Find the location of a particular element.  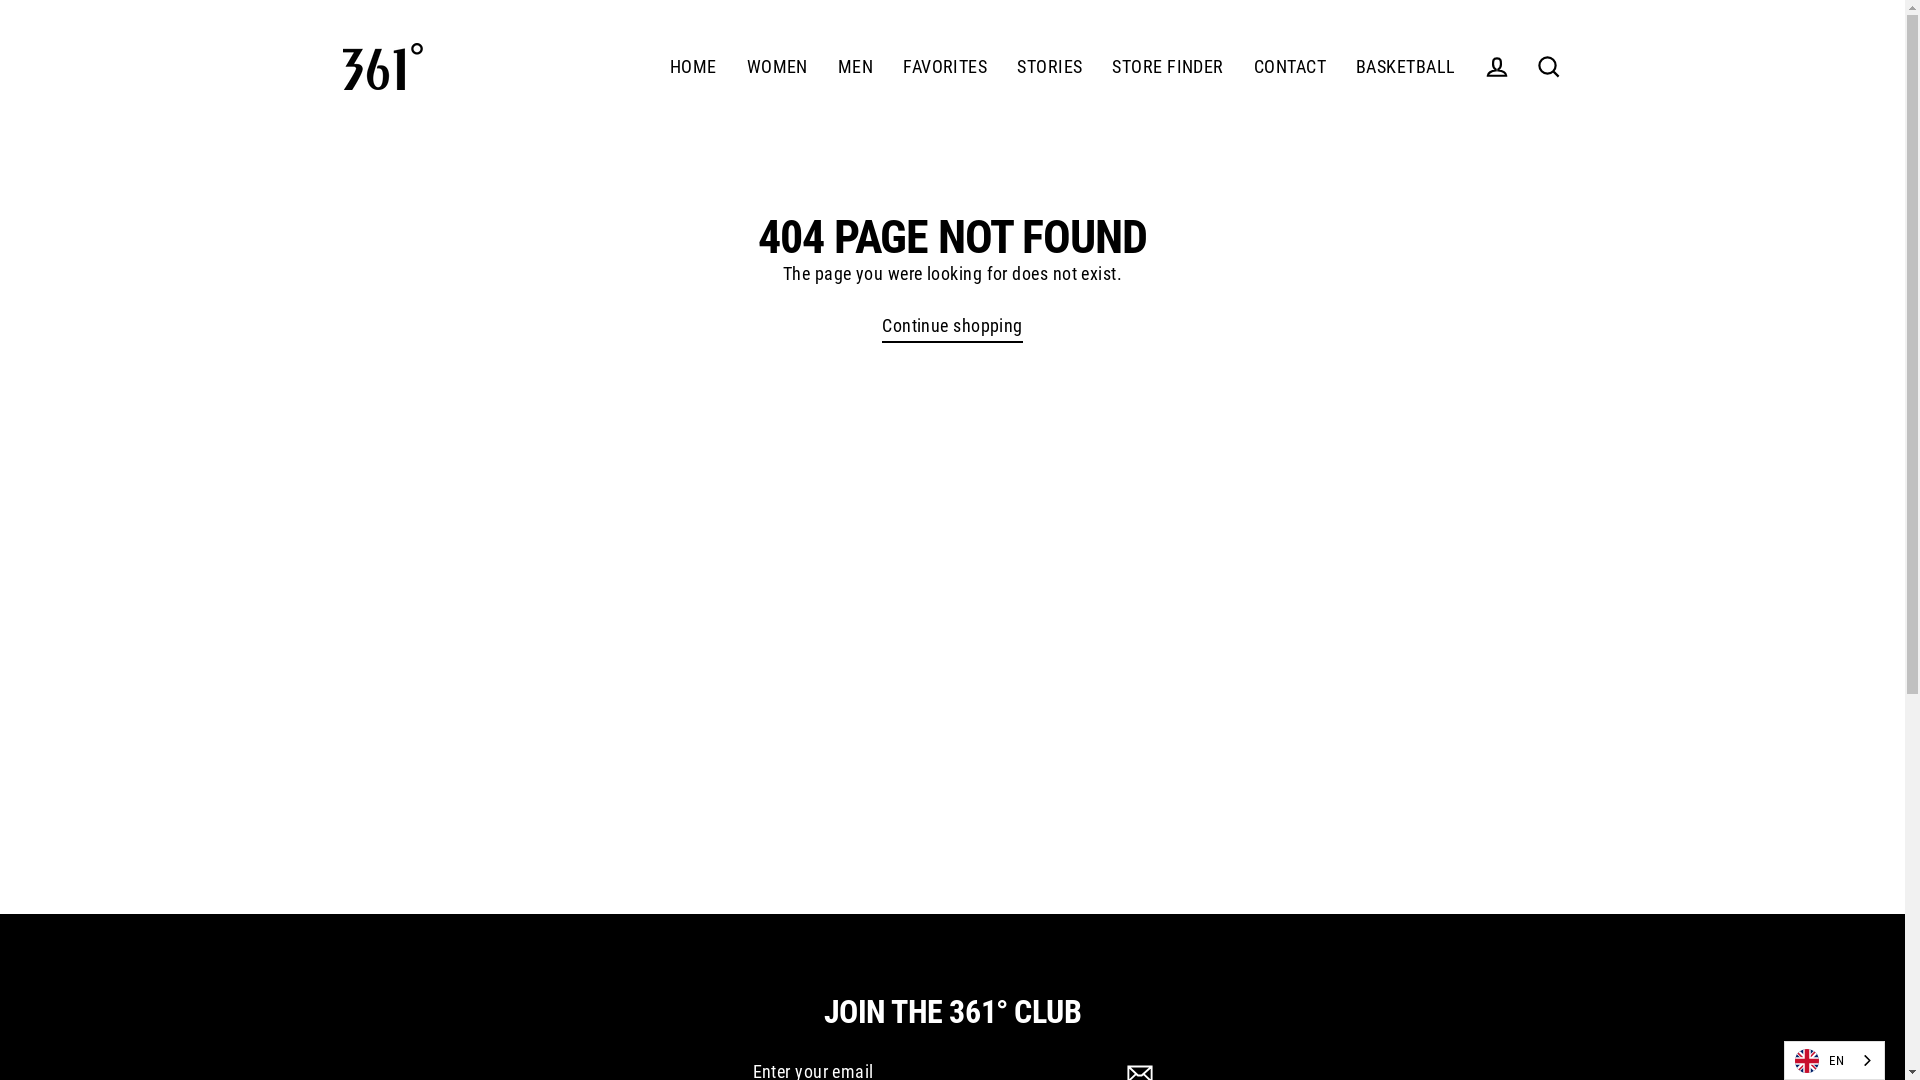

'STORE FINDER' is located at coordinates (1167, 65).